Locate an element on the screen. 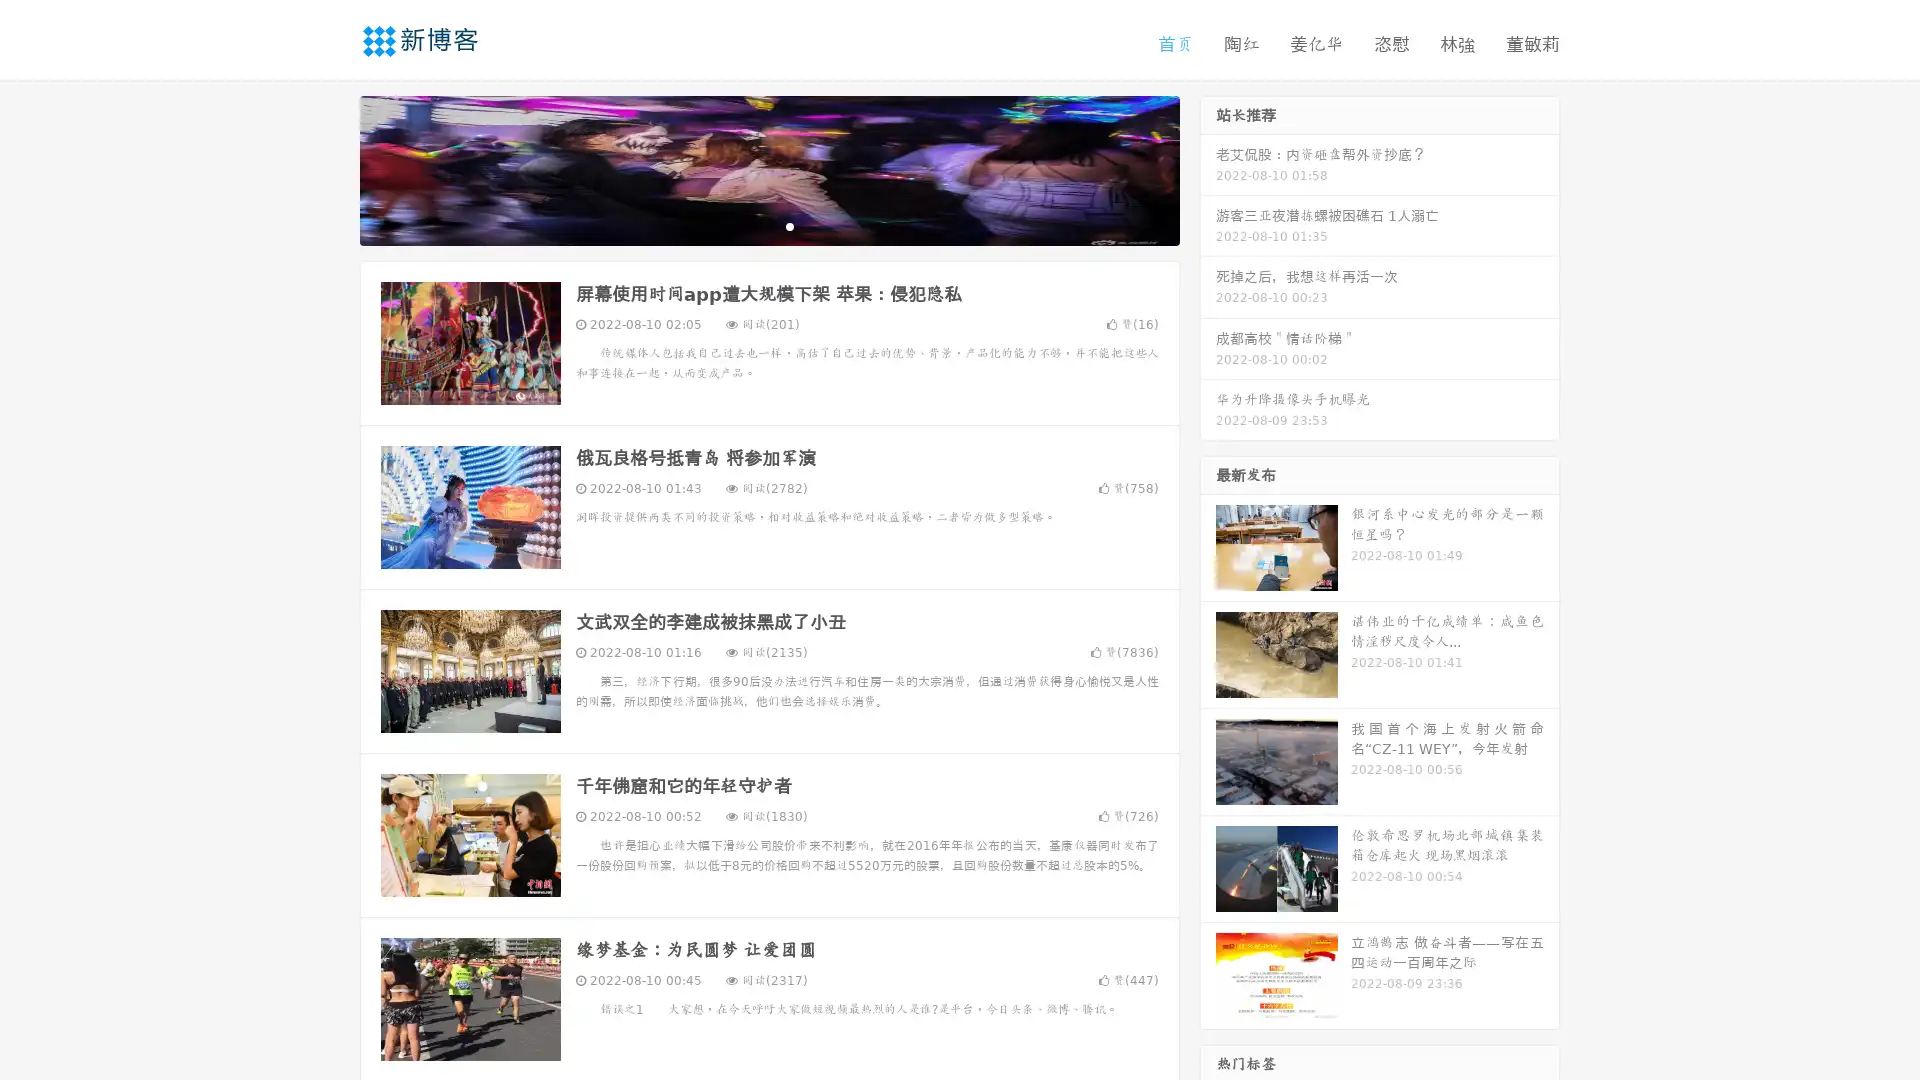 The width and height of the screenshot is (1920, 1080). Go to slide 3 is located at coordinates (789, 225).